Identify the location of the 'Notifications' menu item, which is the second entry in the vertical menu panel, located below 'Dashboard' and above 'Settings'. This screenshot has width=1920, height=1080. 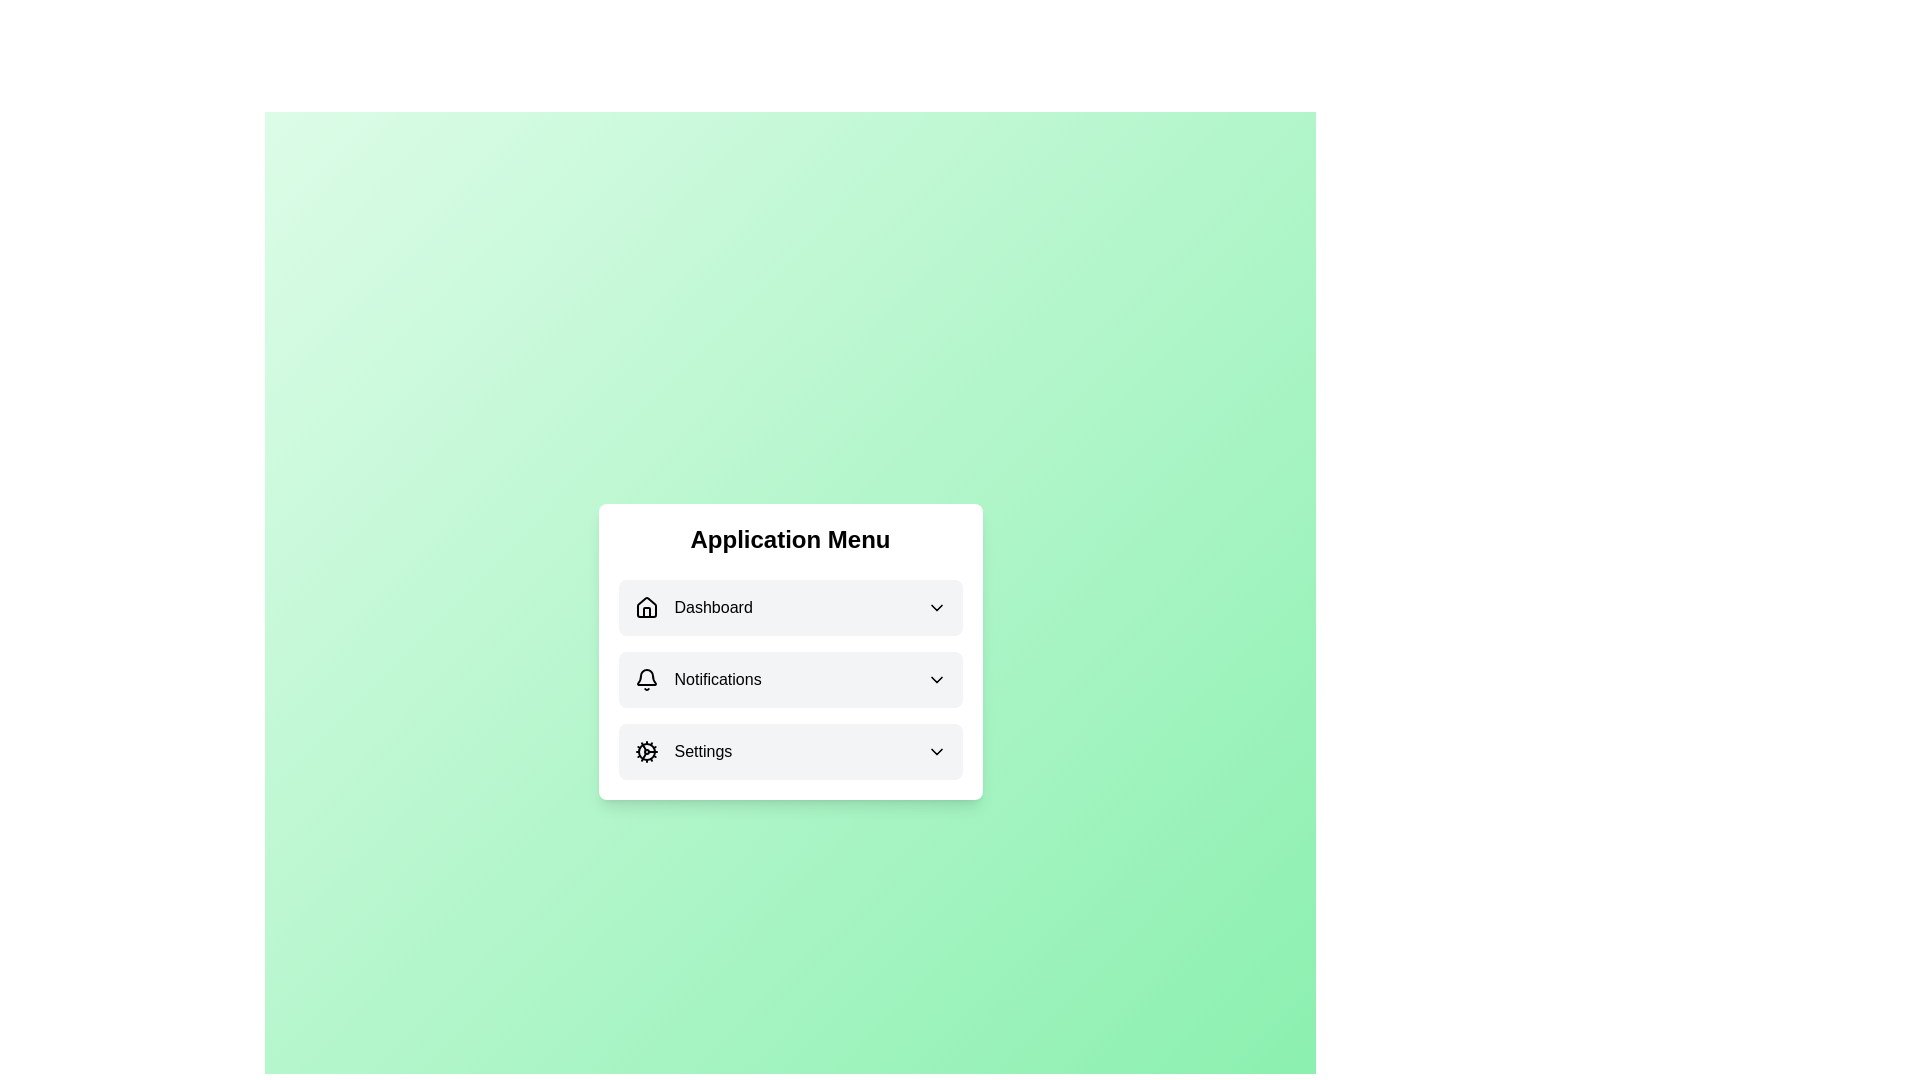
(697, 678).